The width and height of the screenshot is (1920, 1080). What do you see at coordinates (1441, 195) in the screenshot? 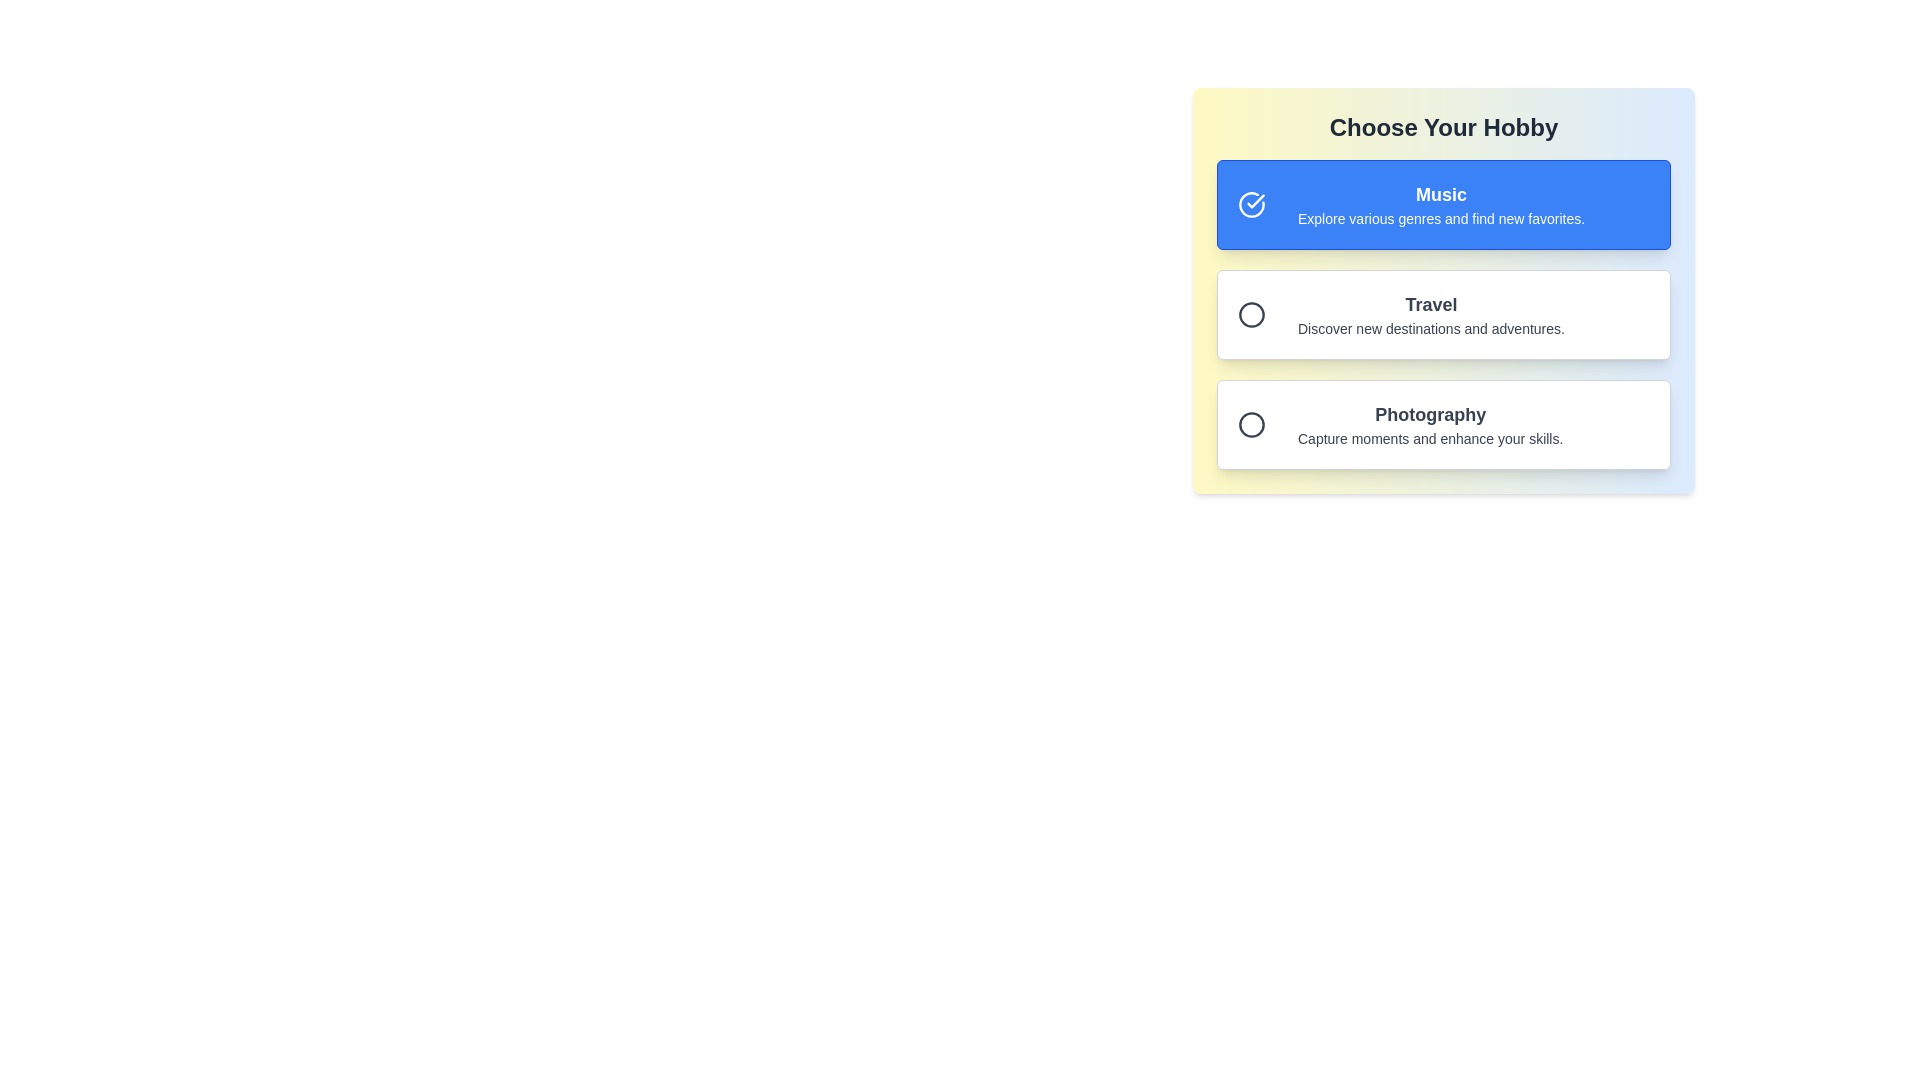
I see `text 'Music' which is styled in bold and white on a blue background, centrally aligned in the hobby selection interface` at bounding box center [1441, 195].